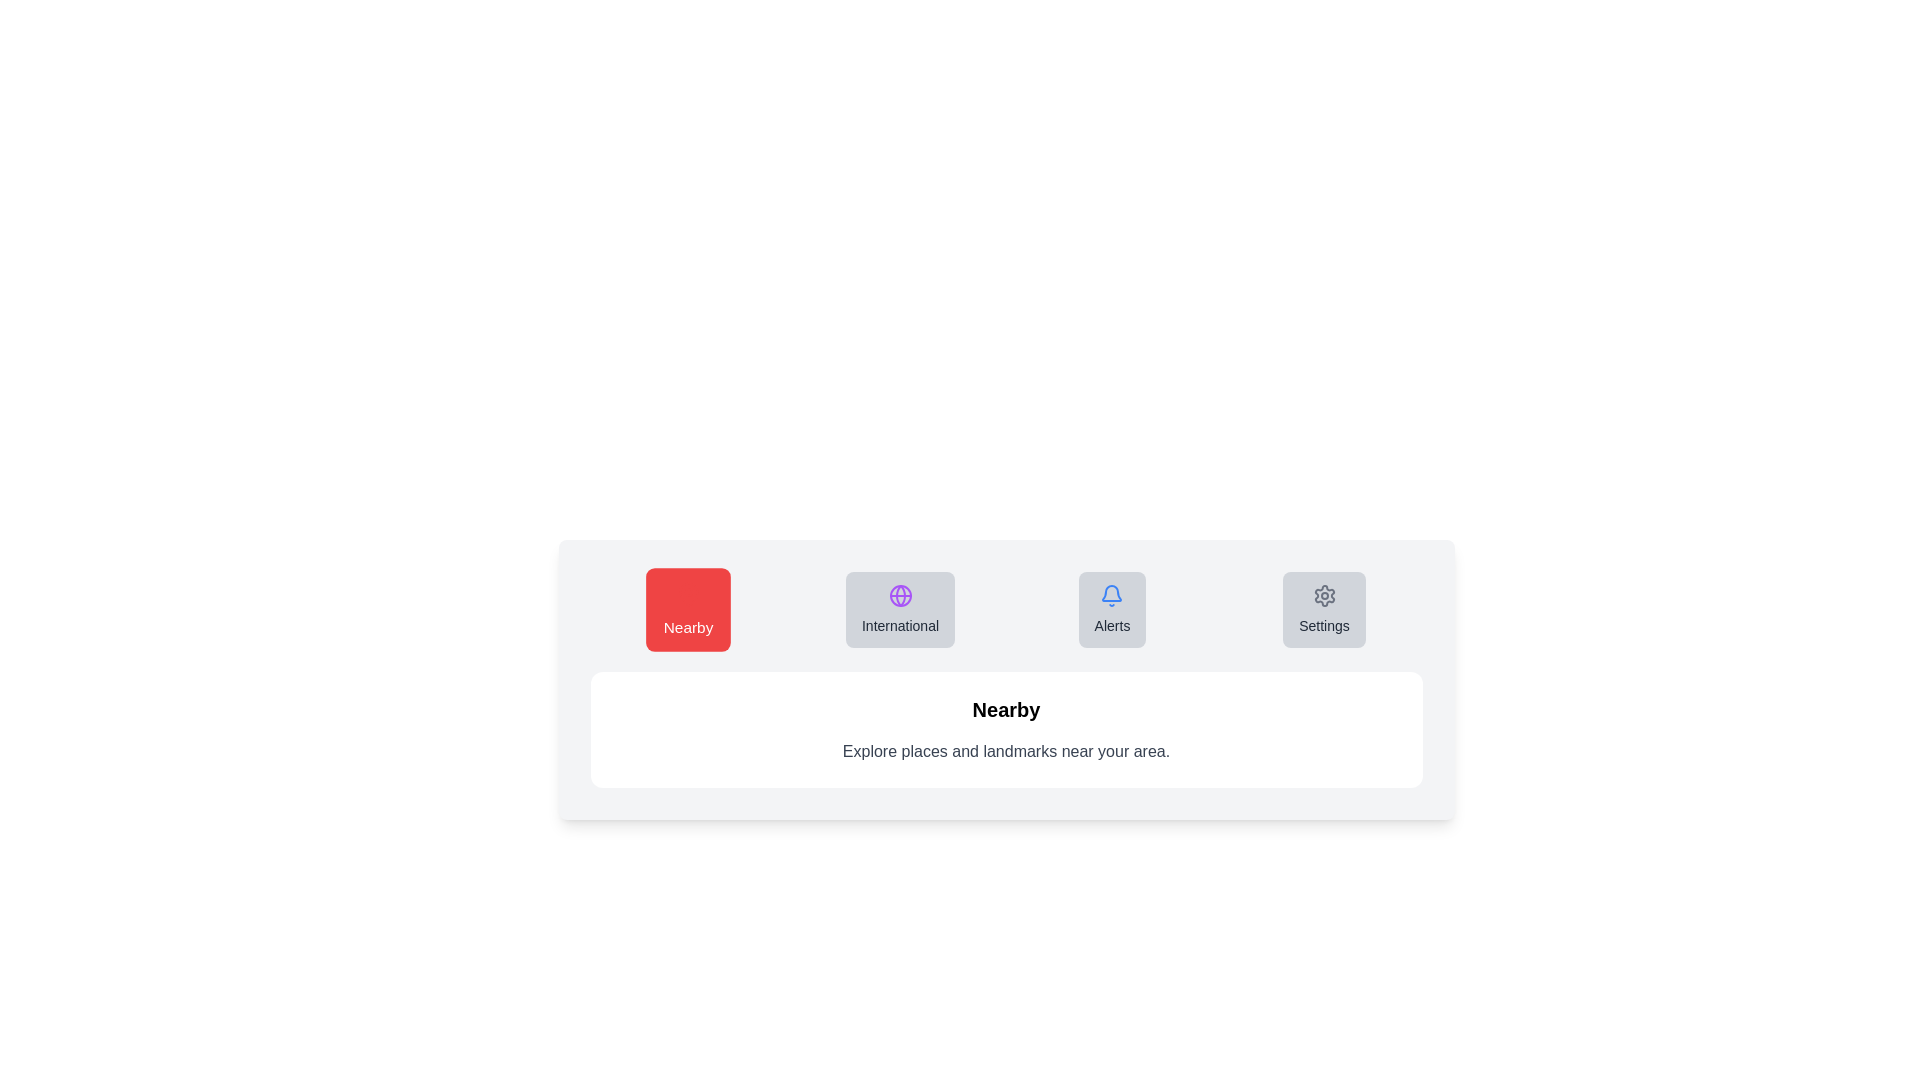  Describe the element at coordinates (1324, 608) in the screenshot. I see `the tab labeled Settings to observe its hover effect` at that location.